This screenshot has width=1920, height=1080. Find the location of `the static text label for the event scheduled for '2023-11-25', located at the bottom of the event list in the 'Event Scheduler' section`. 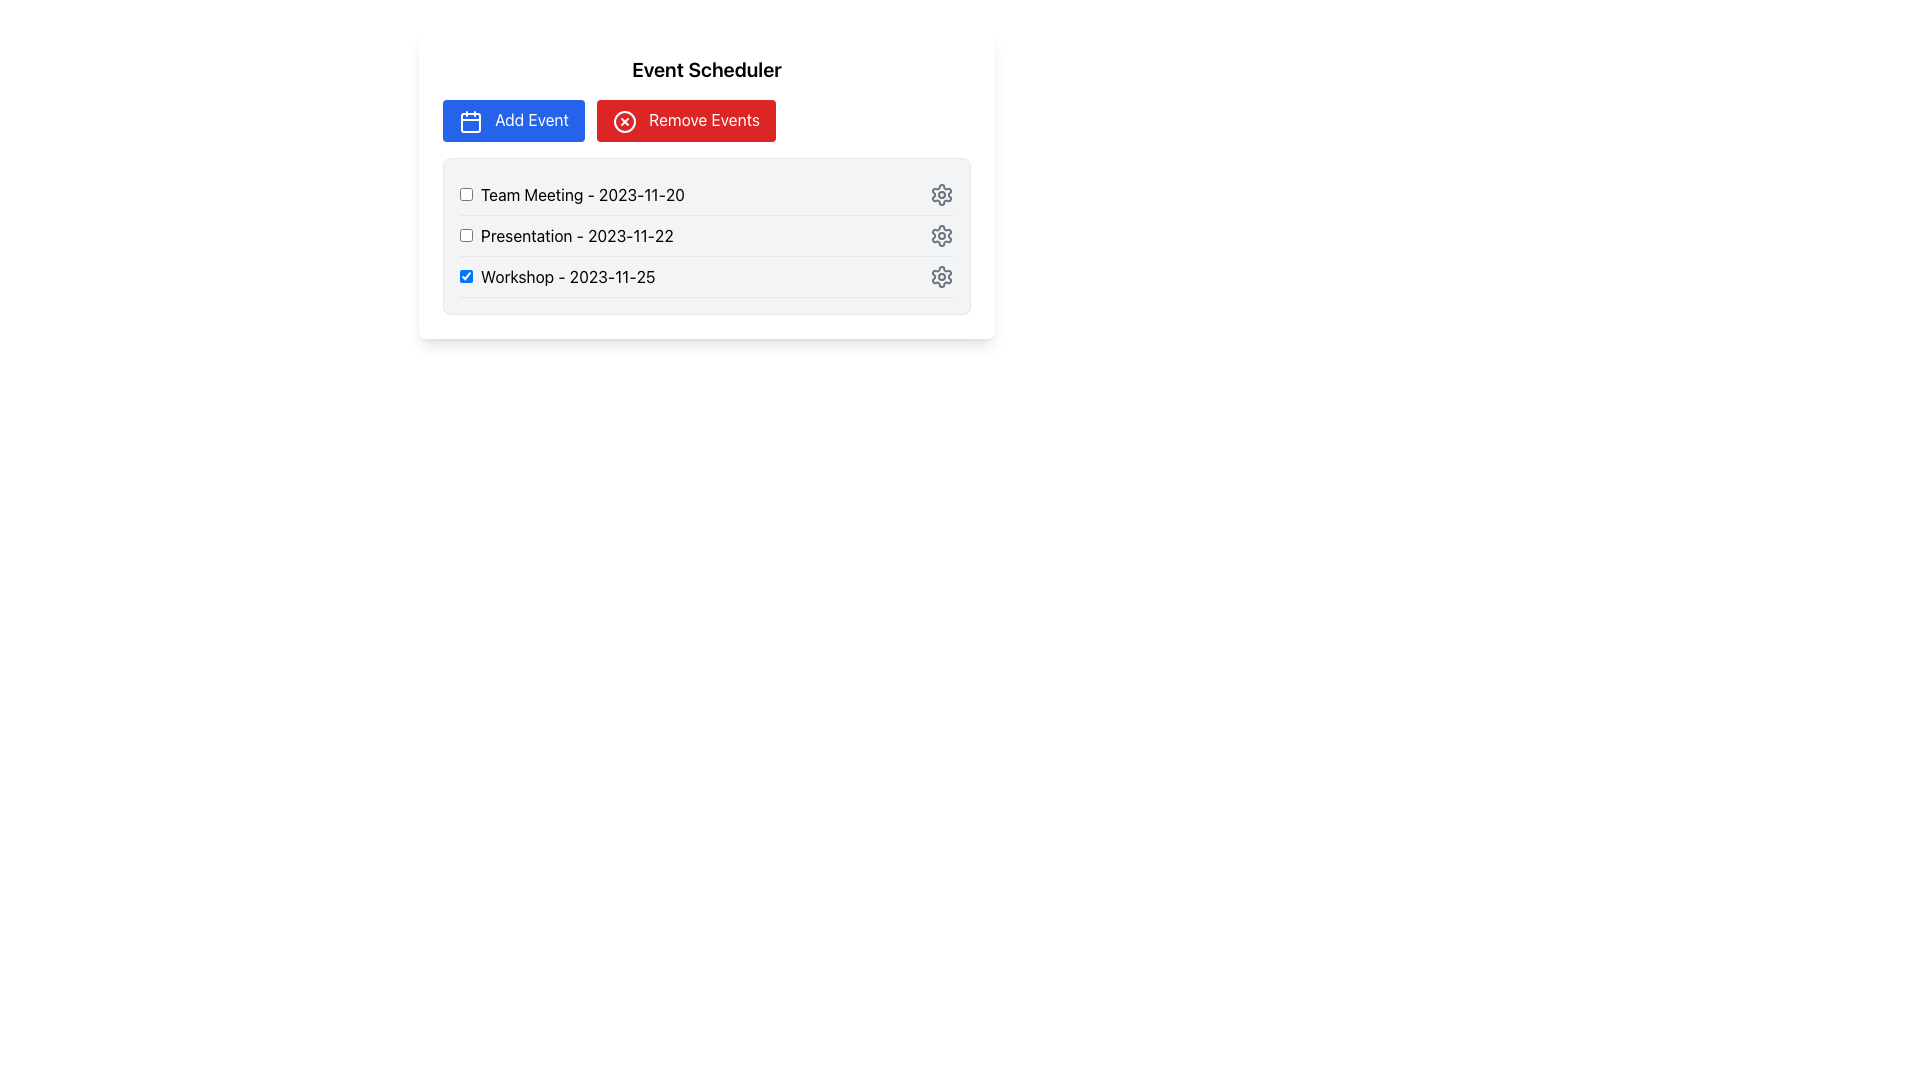

the static text label for the event scheduled for '2023-11-25', located at the bottom of the event list in the 'Event Scheduler' section is located at coordinates (567, 276).